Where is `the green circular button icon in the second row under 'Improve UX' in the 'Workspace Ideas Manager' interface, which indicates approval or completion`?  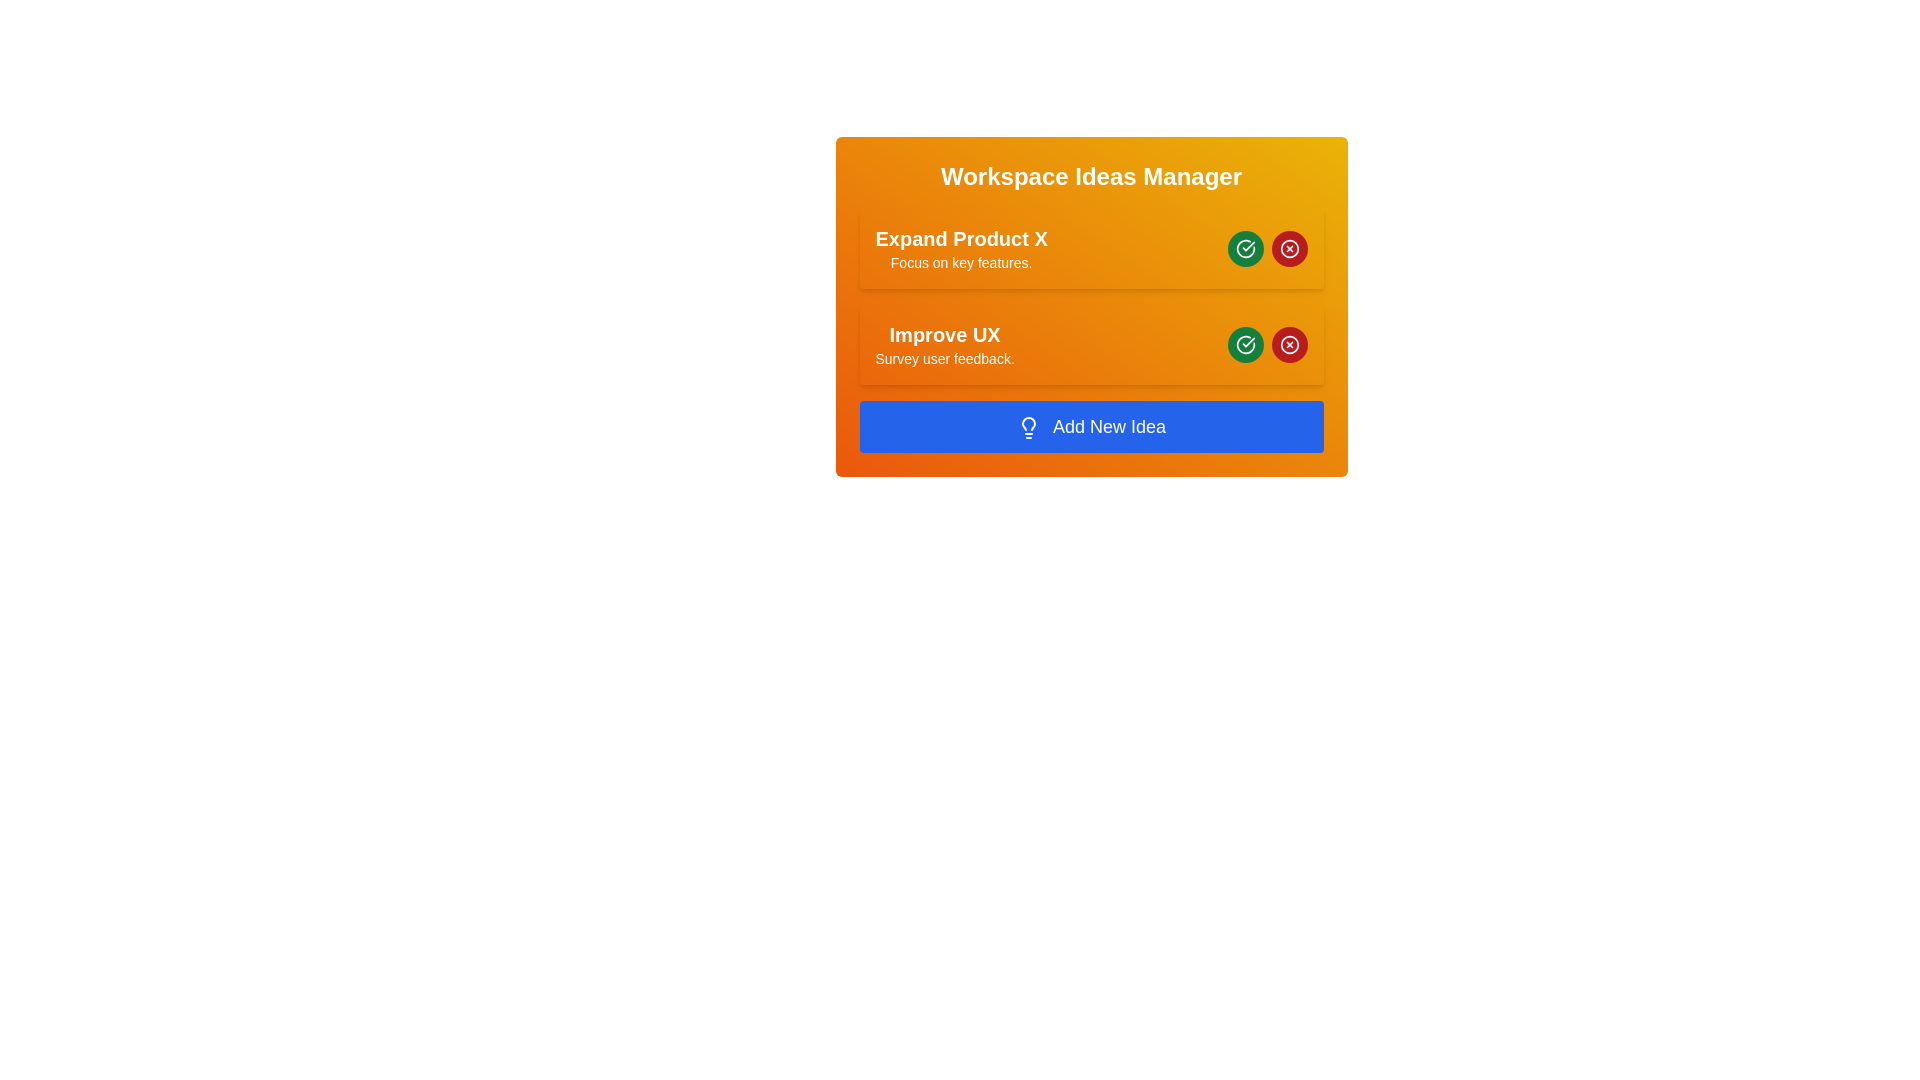
the green circular button icon in the second row under 'Improve UX' in the 'Workspace Ideas Manager' interface, which indicates approval or completion is located at coordinates (1244, 343).